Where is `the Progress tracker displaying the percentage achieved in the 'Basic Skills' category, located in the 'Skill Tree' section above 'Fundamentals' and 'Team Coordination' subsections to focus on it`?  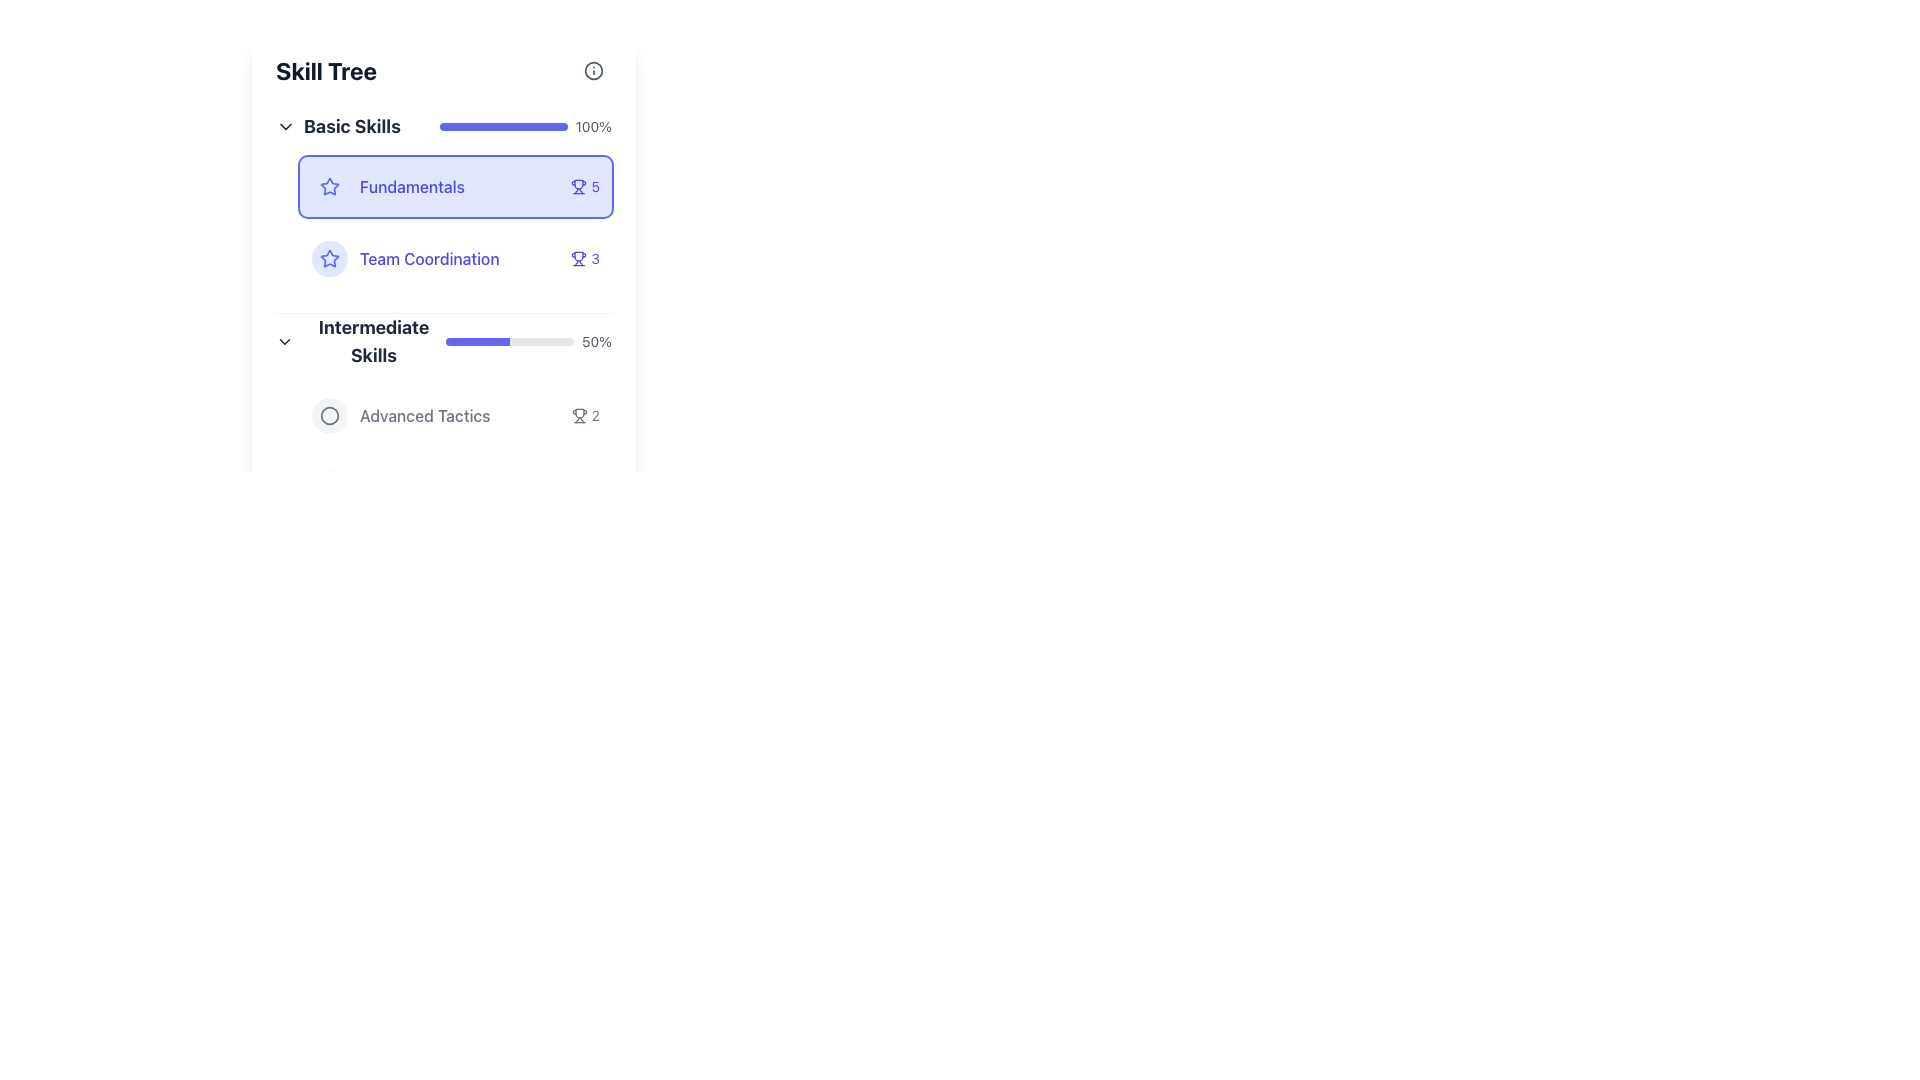 the Progress tracker displaying the percentage achieved in the 'Basic Skills' category, located in the 'Skill Tree' section above 'Fundamentals' and 'Team Coordination' subsections to focus on it is located at coordinates (443, 127).